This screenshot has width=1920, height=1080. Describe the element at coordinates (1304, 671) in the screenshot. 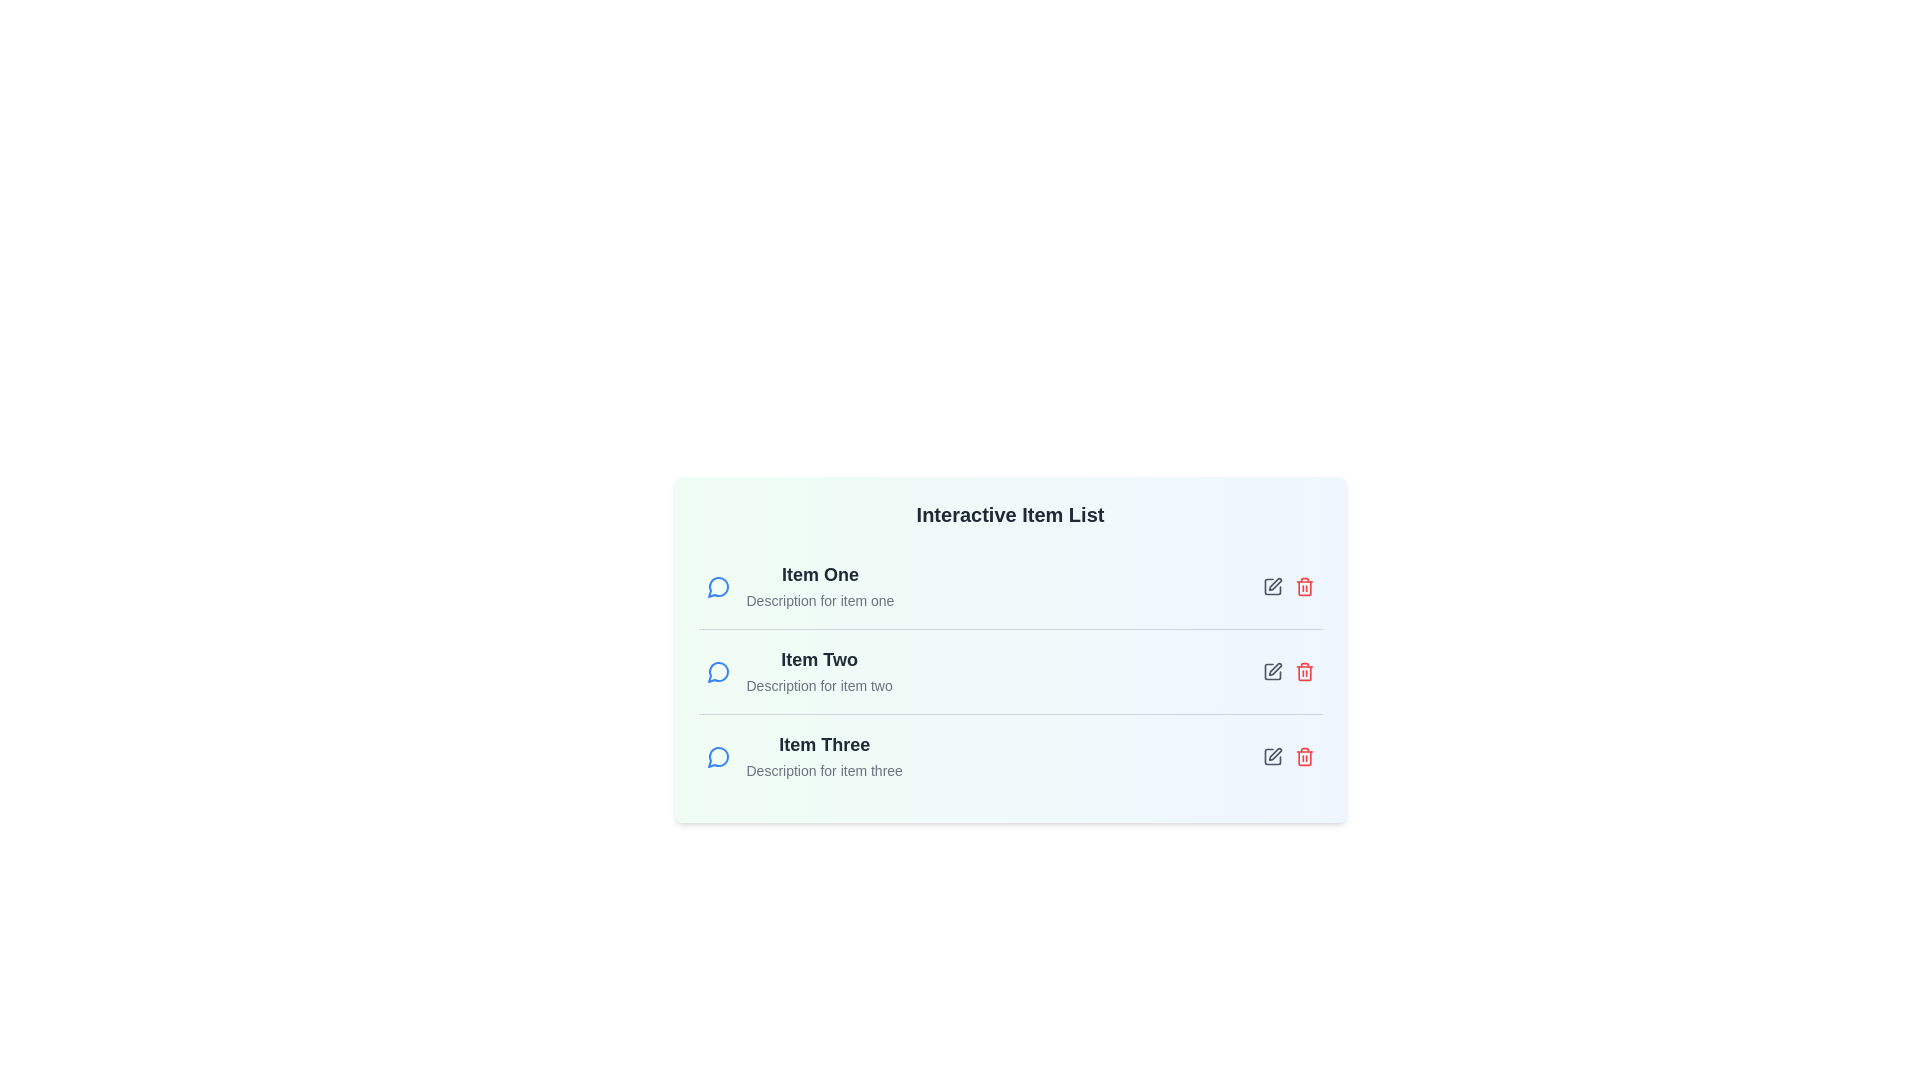

I see `the delete icon for the item Item Two` at that location.